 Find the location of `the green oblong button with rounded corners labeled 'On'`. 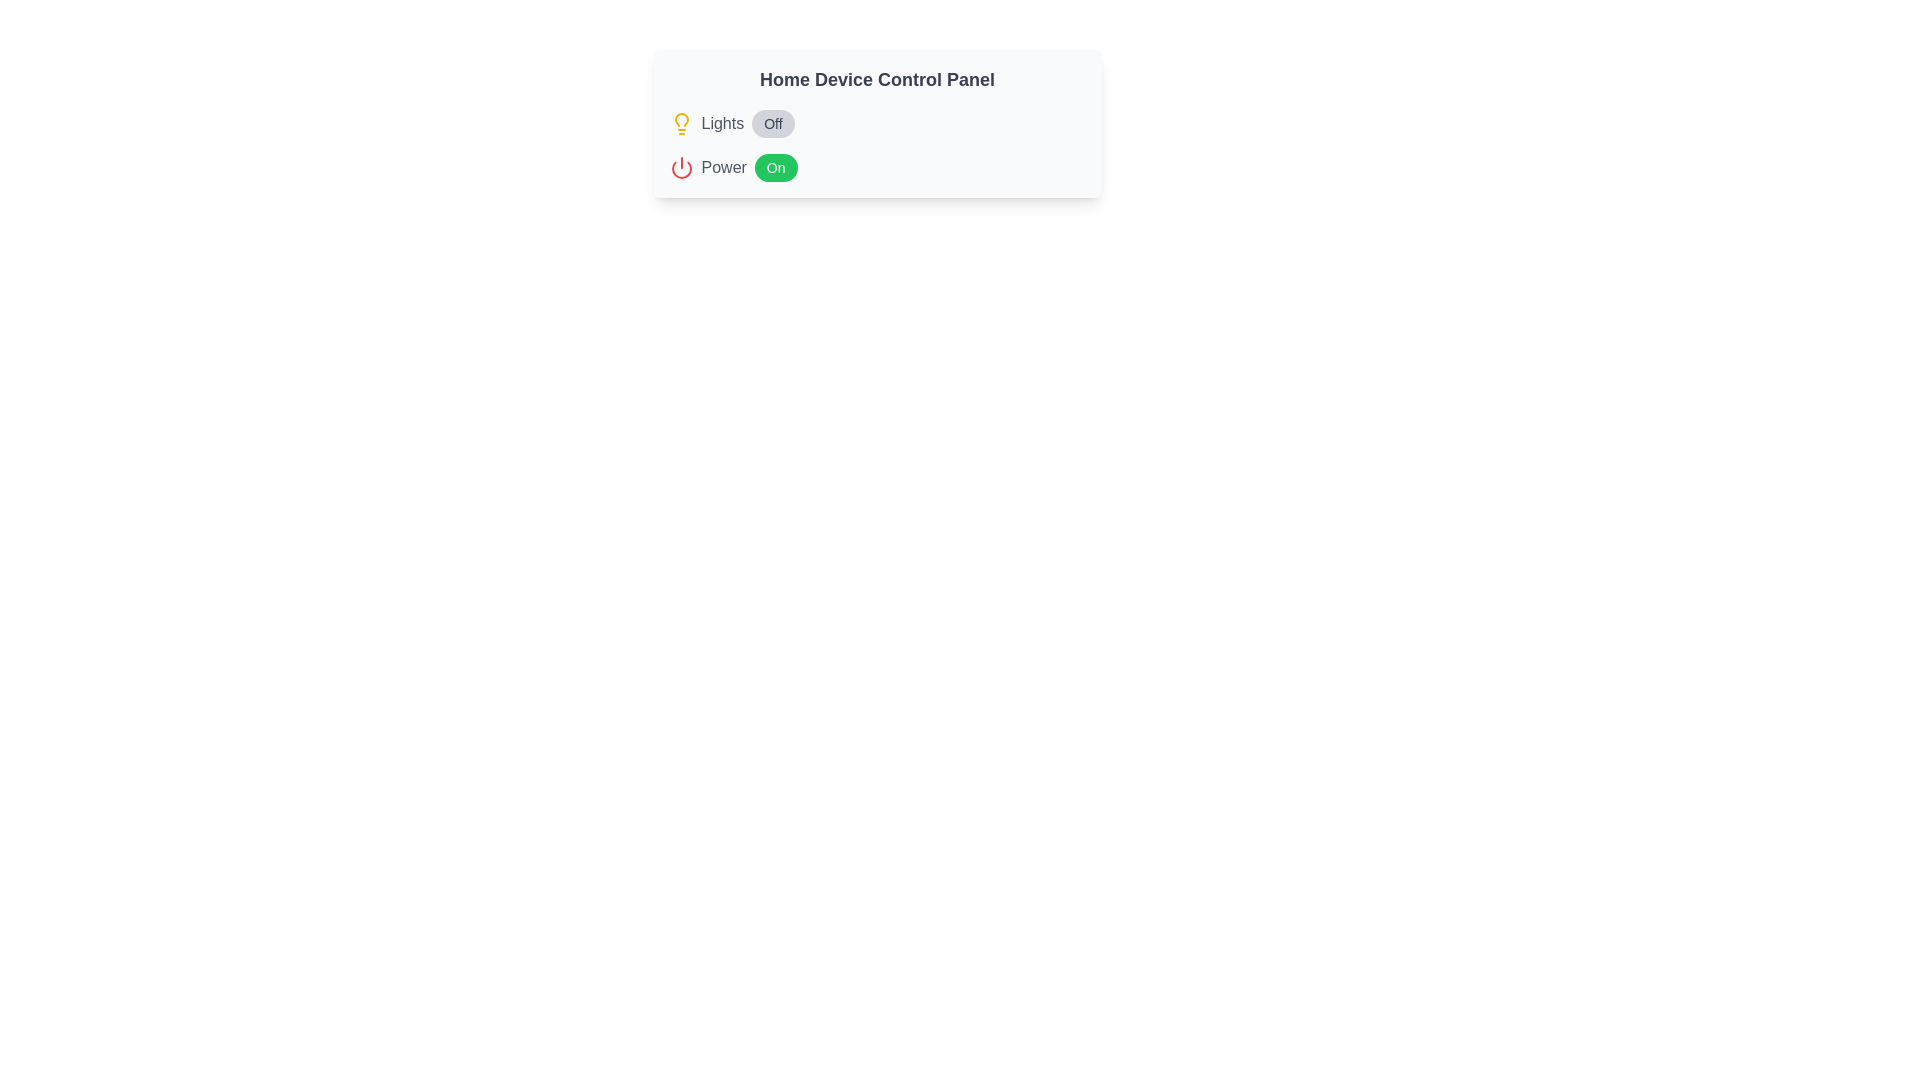

the green oblong button with rounded corners labeled 'On' is located at coordinates (775, 167).